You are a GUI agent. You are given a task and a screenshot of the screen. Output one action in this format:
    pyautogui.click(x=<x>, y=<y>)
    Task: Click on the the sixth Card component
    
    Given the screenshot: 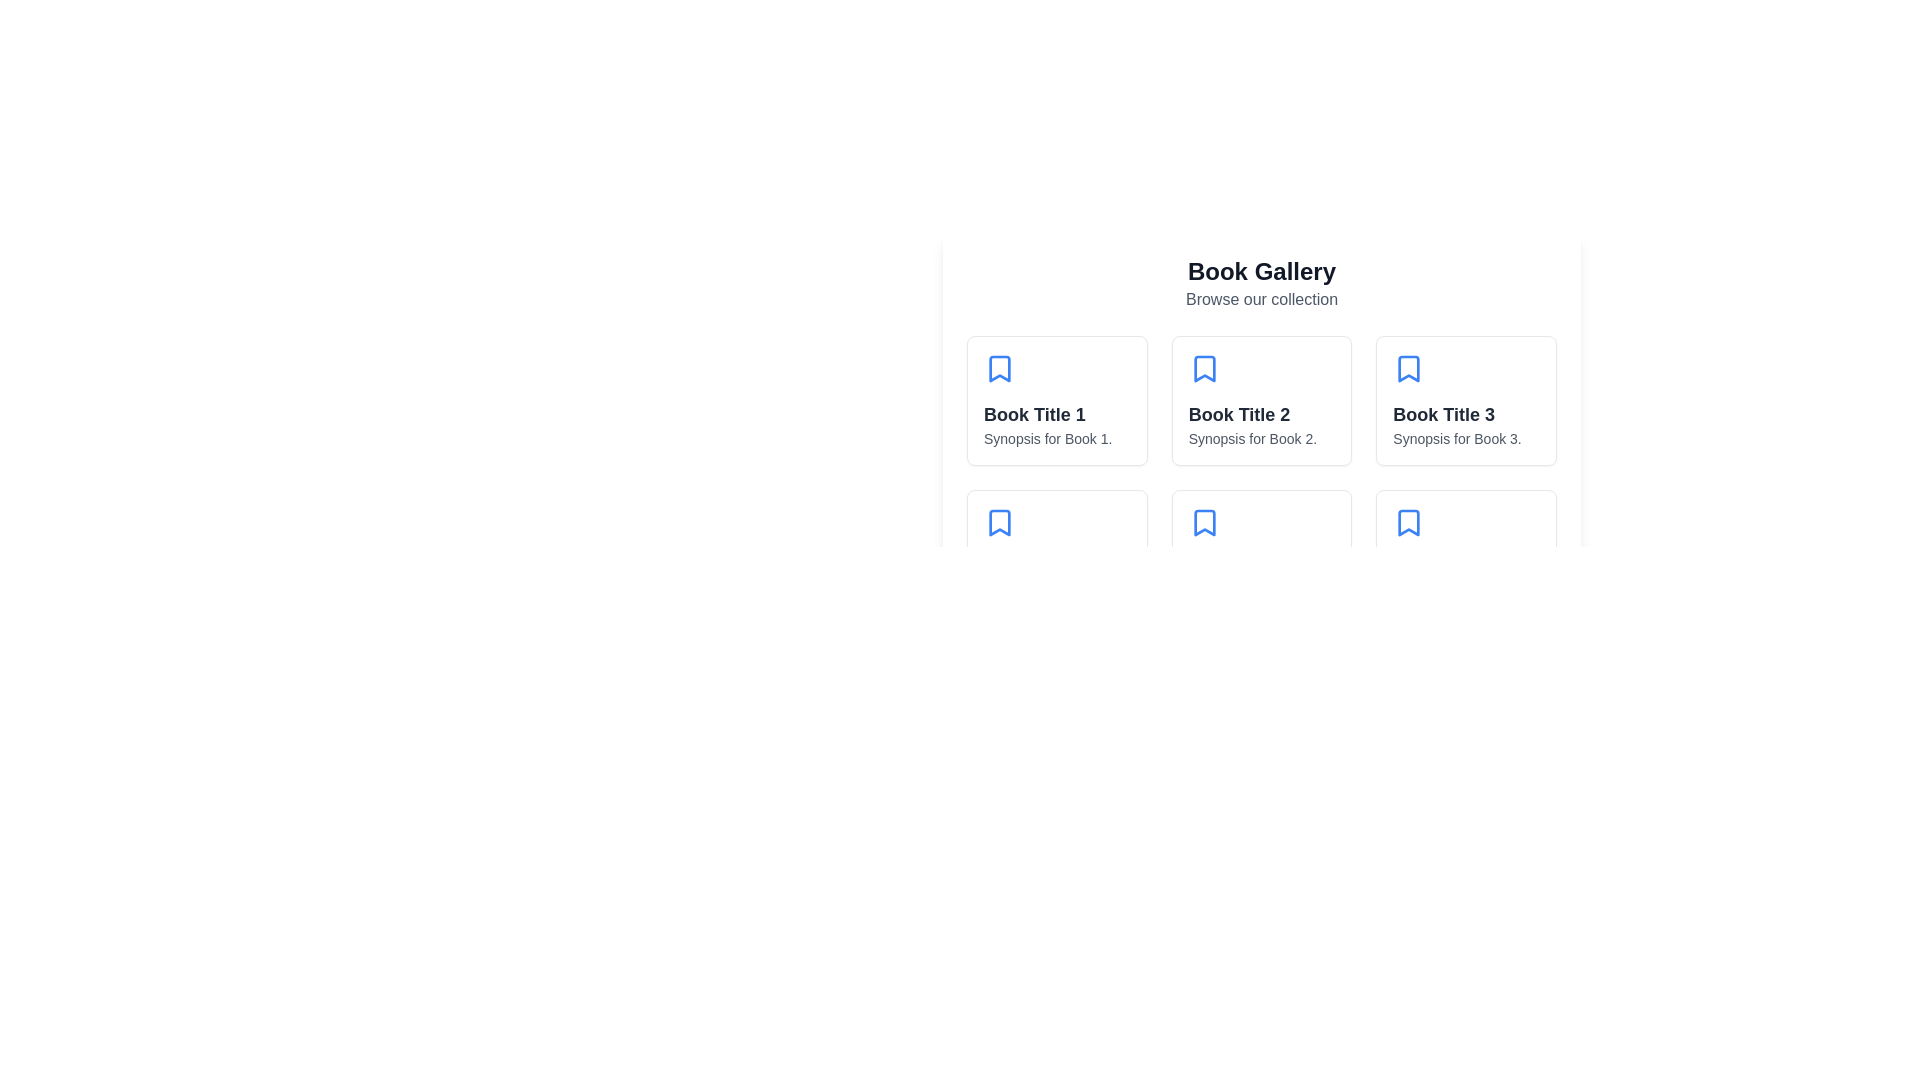 What is the action you would take?
    pyautogui.click(x=1466, y=555)
    